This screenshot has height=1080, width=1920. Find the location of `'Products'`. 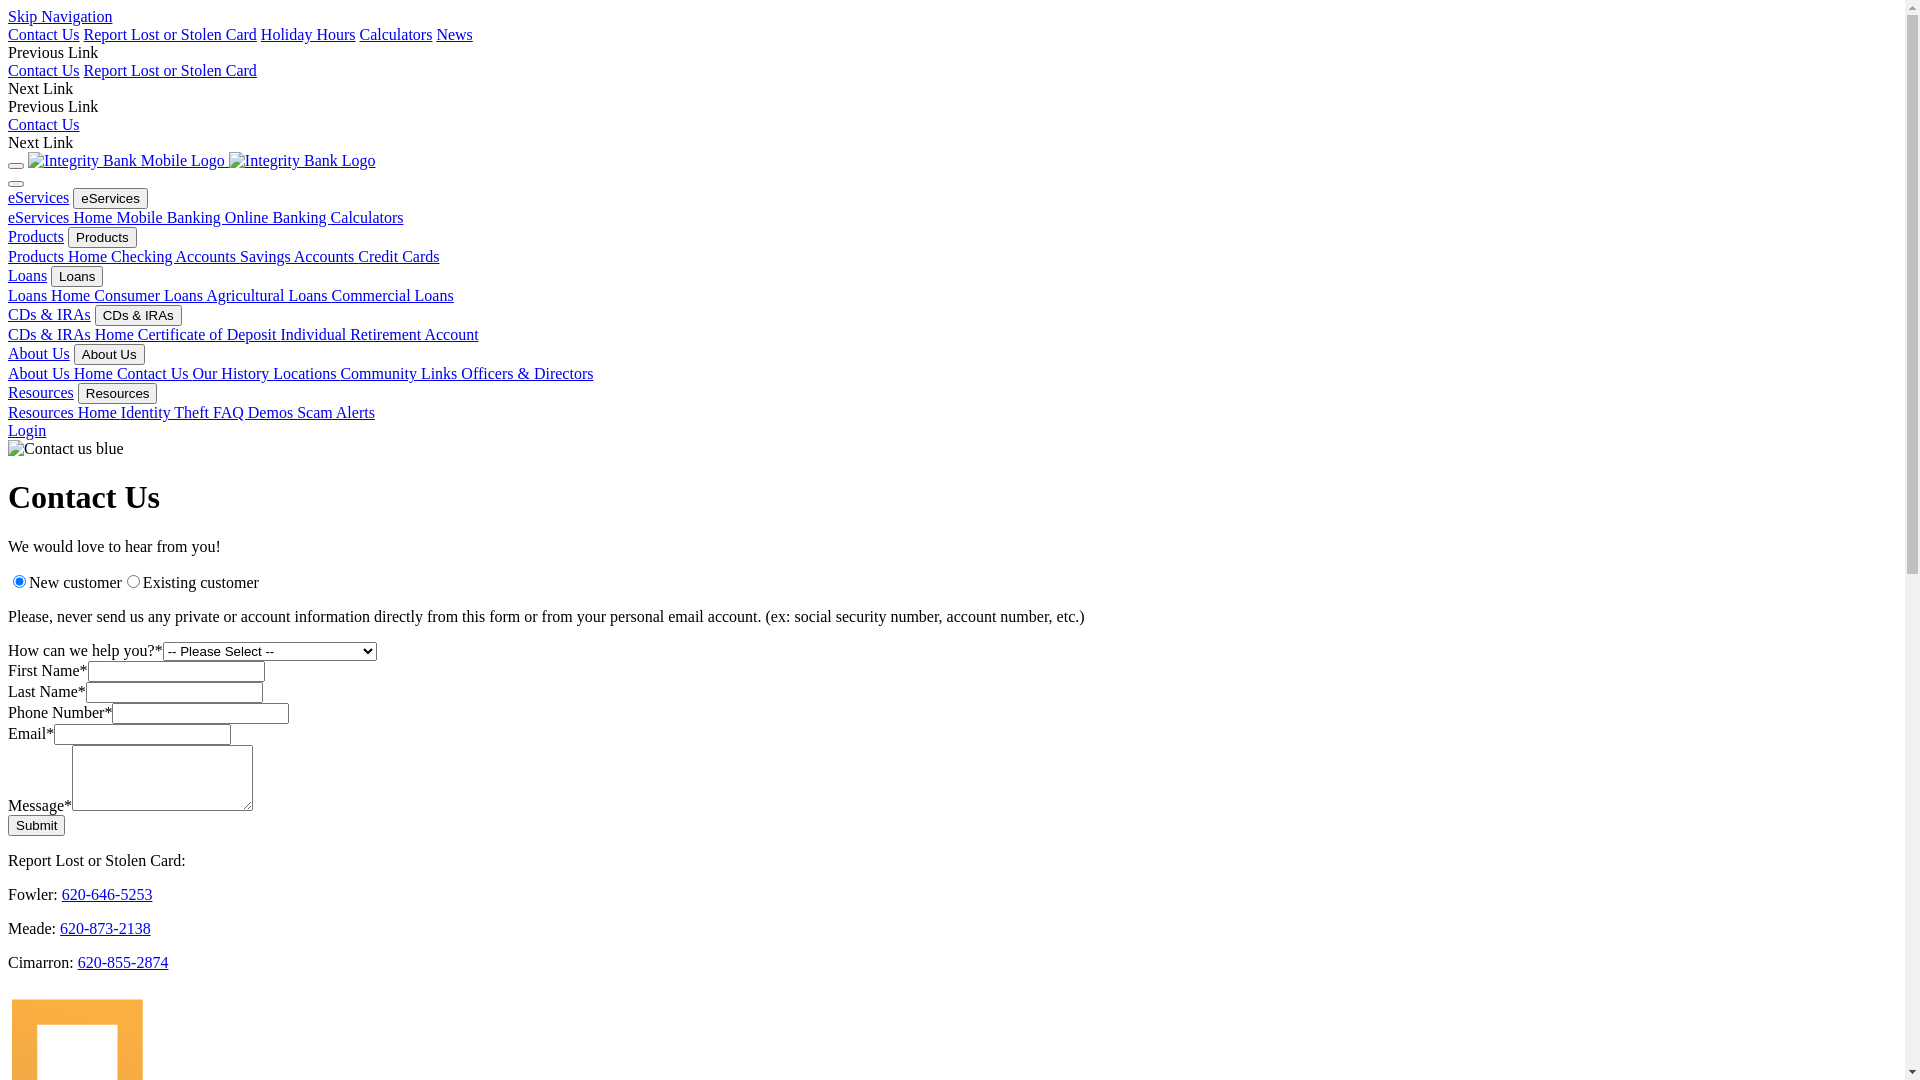

'Products' is located at coordinates (101, 236).